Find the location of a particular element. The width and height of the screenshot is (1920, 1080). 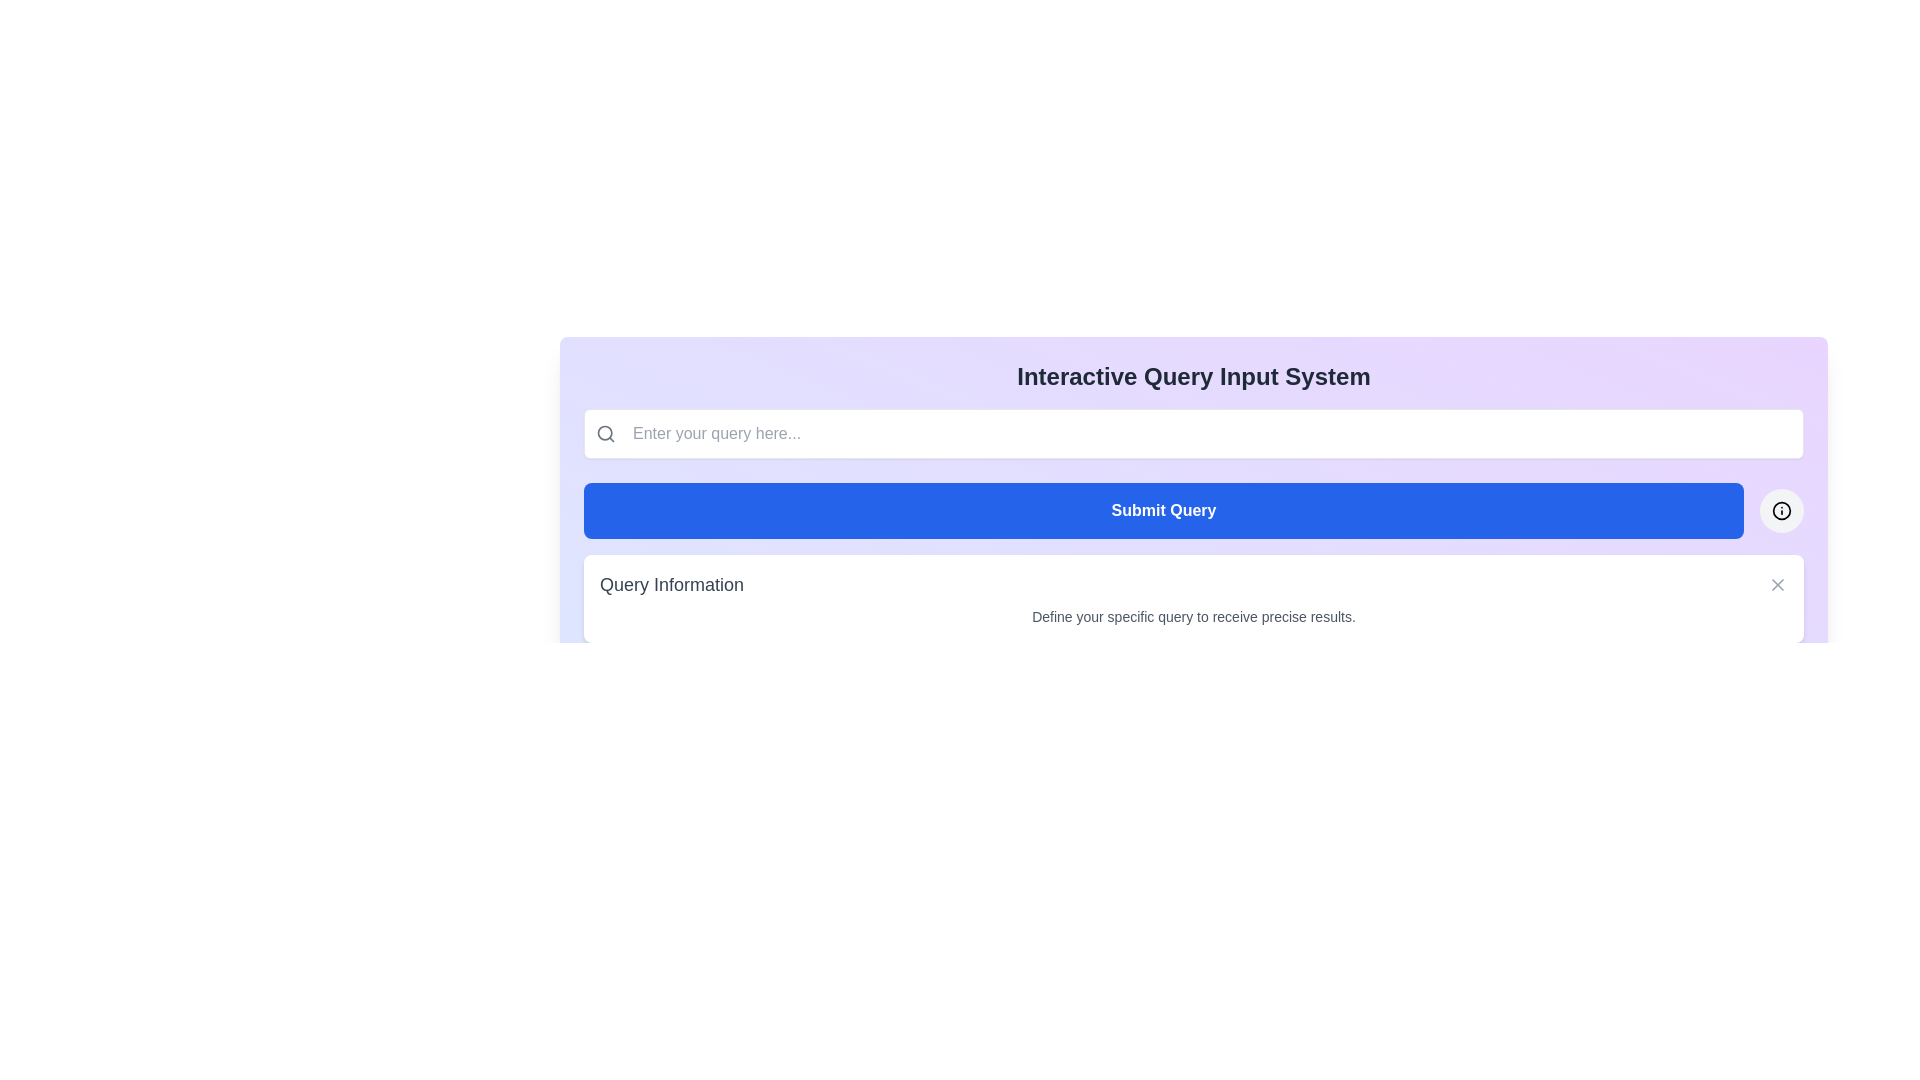

the search icon located on the left side of the input field which serves as a visual indicator of the search functionality is located at coordinates (604, 433).